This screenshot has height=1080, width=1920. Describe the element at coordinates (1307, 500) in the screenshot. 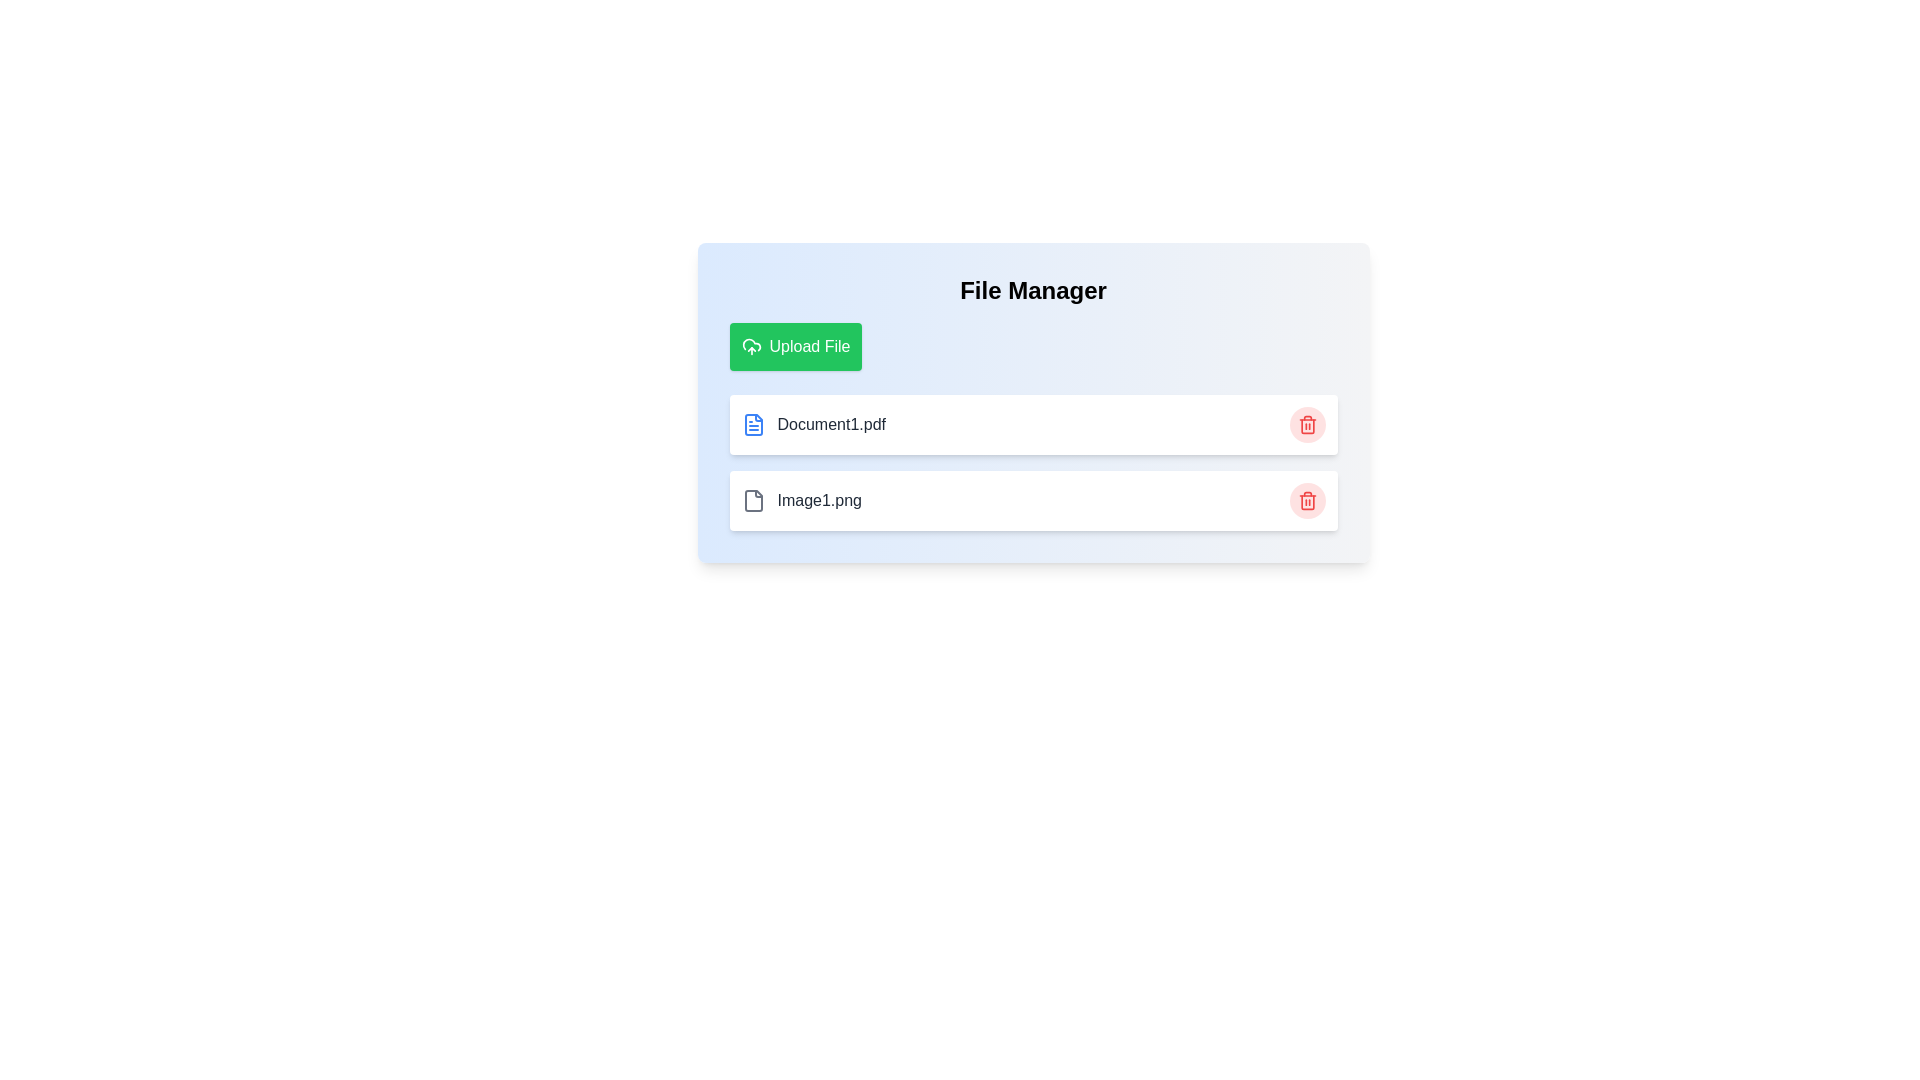

I see `the circular red button with a trash can icon, which is located at the right end of the second row corresponding to the file named 'Image1.png'` at that location.